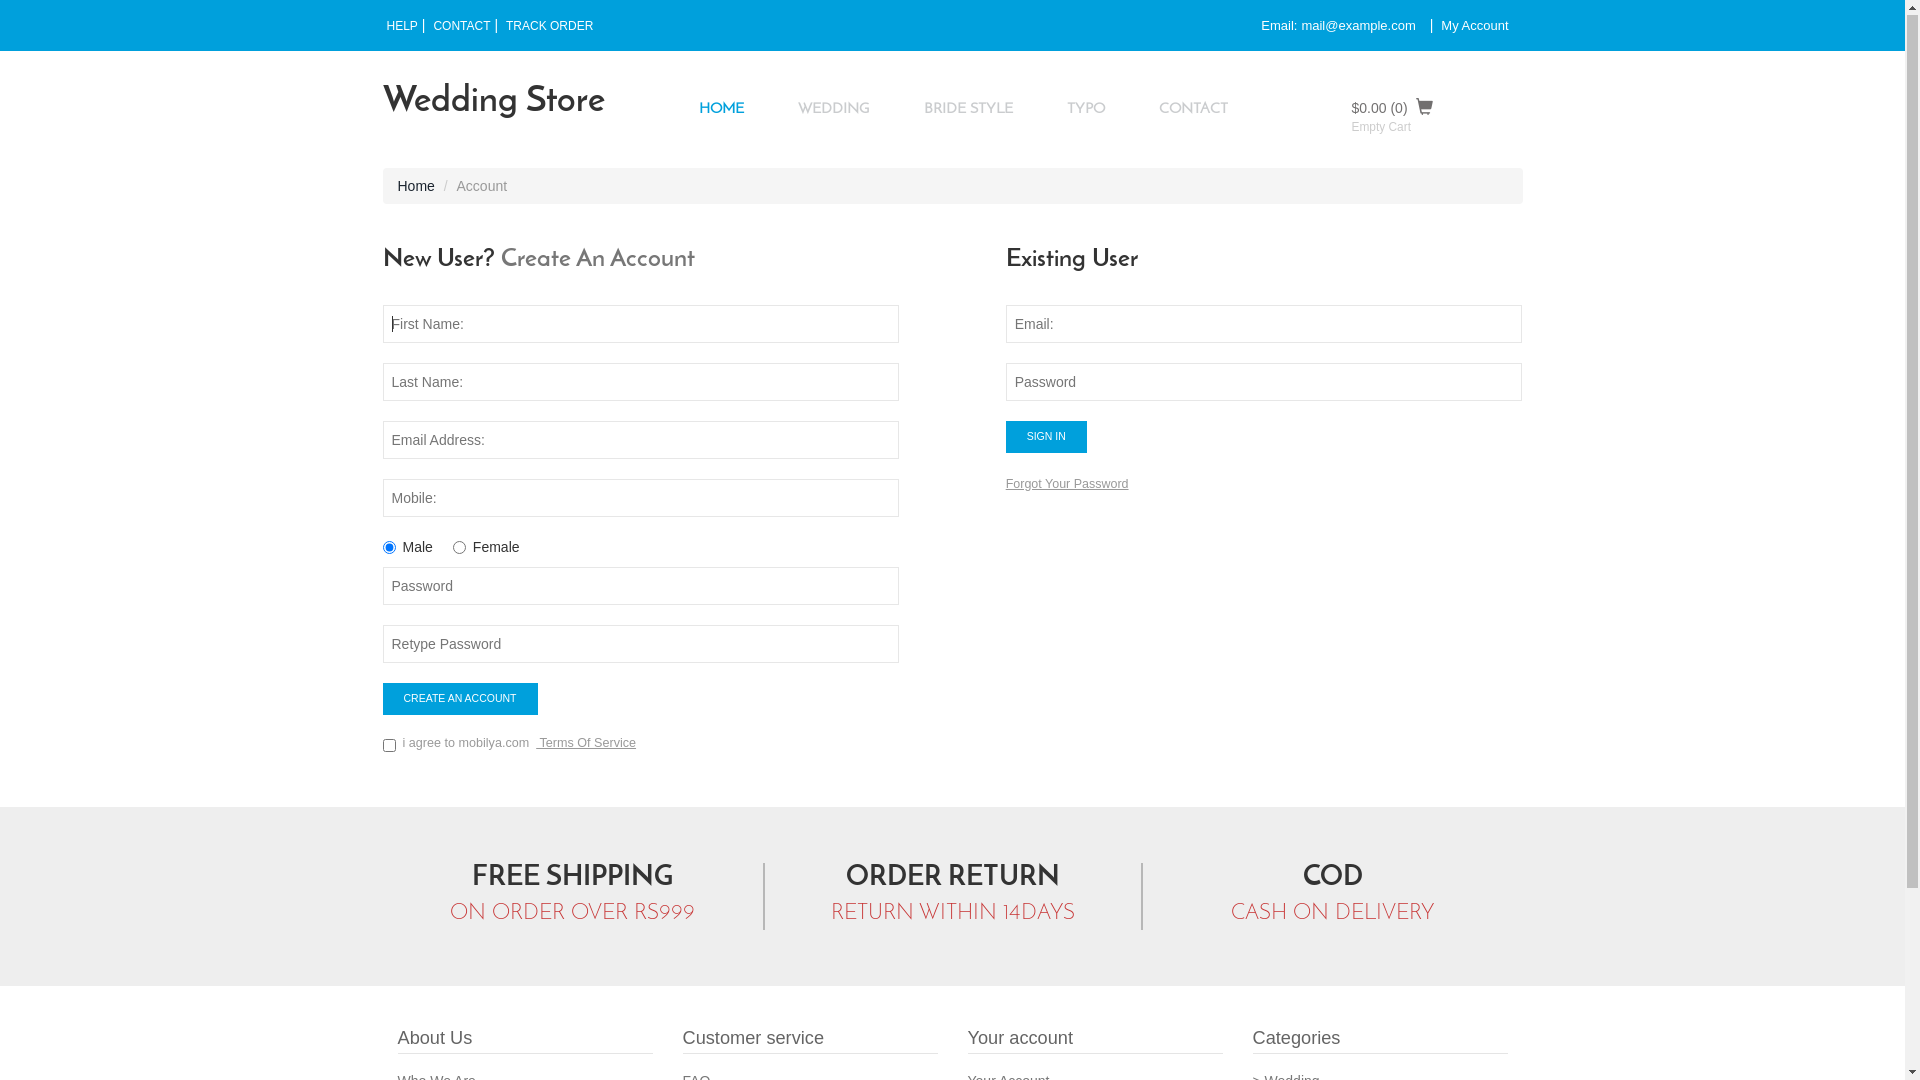  I want to click on 'Empty Cart', so click(1380, 127).